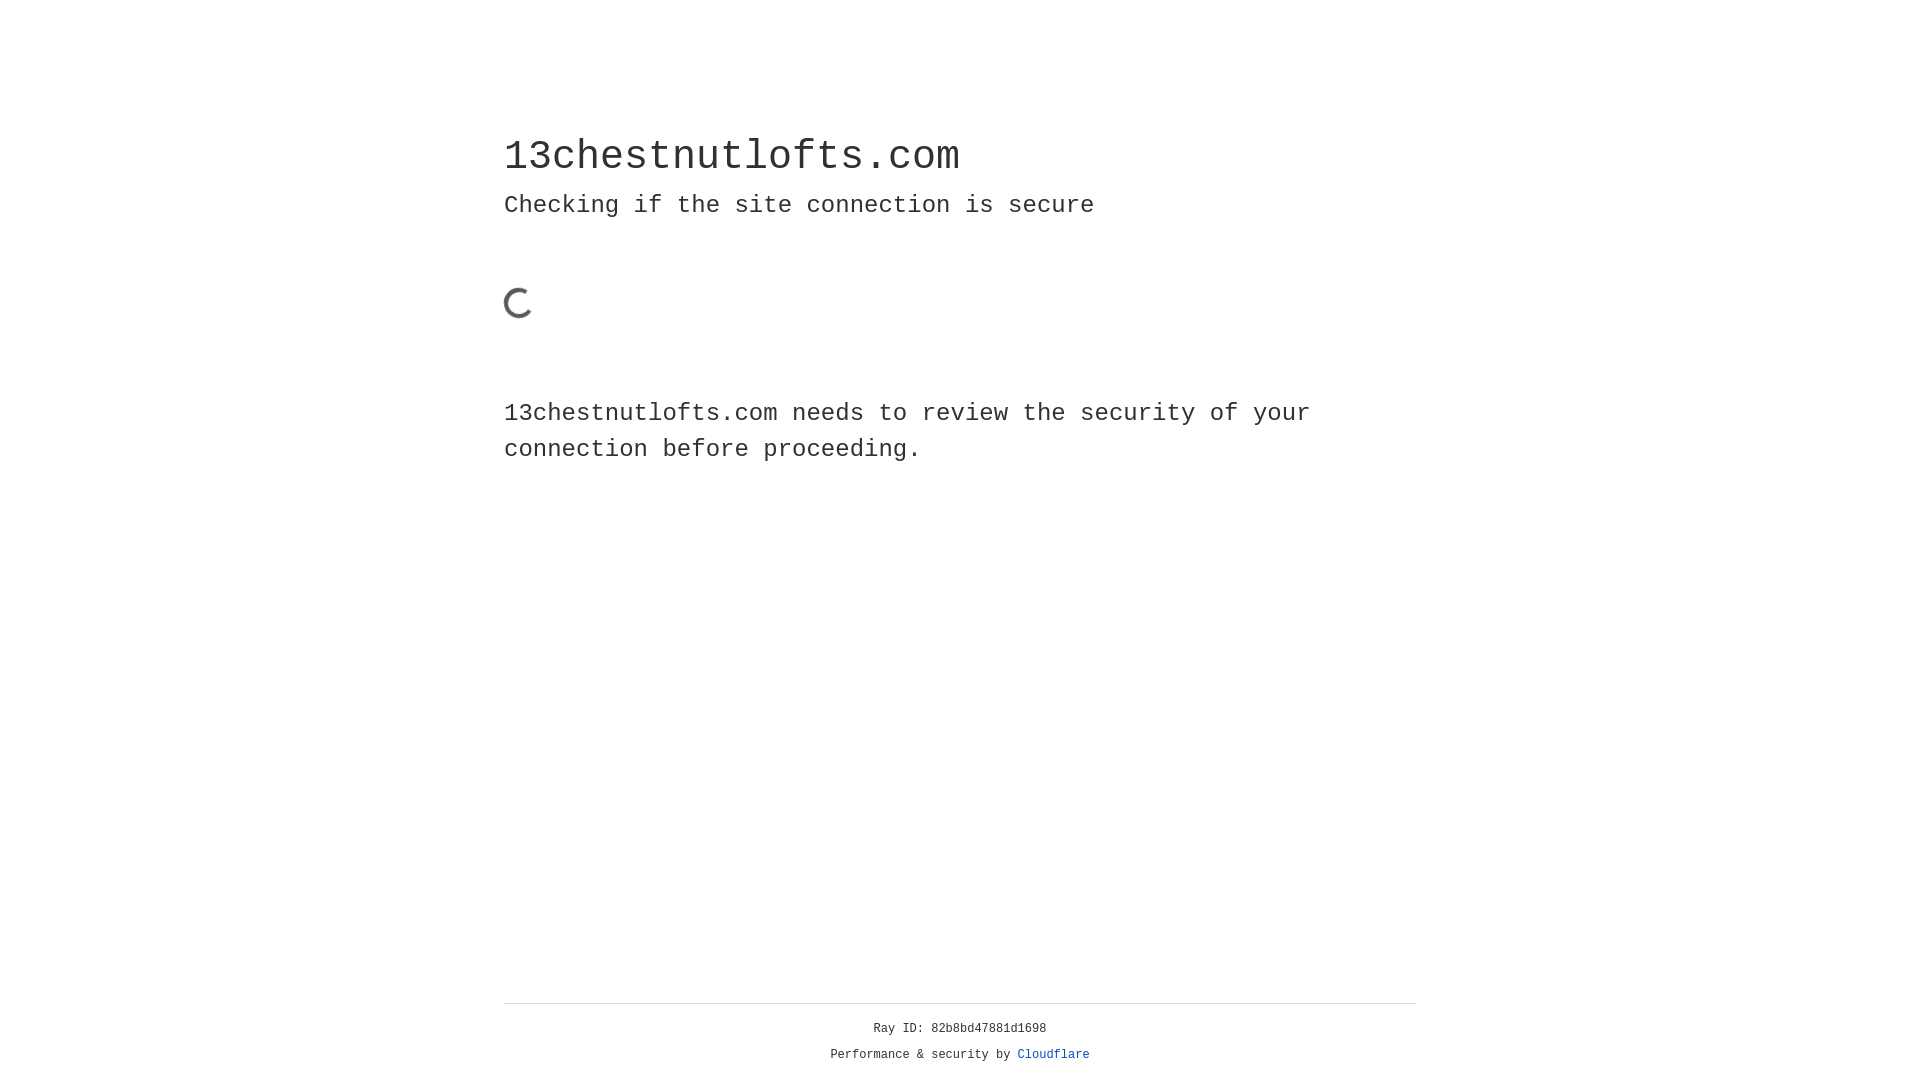 The image size is (1920, 1080). I want to click on 'Cloudflare', so click(1053, 1054).